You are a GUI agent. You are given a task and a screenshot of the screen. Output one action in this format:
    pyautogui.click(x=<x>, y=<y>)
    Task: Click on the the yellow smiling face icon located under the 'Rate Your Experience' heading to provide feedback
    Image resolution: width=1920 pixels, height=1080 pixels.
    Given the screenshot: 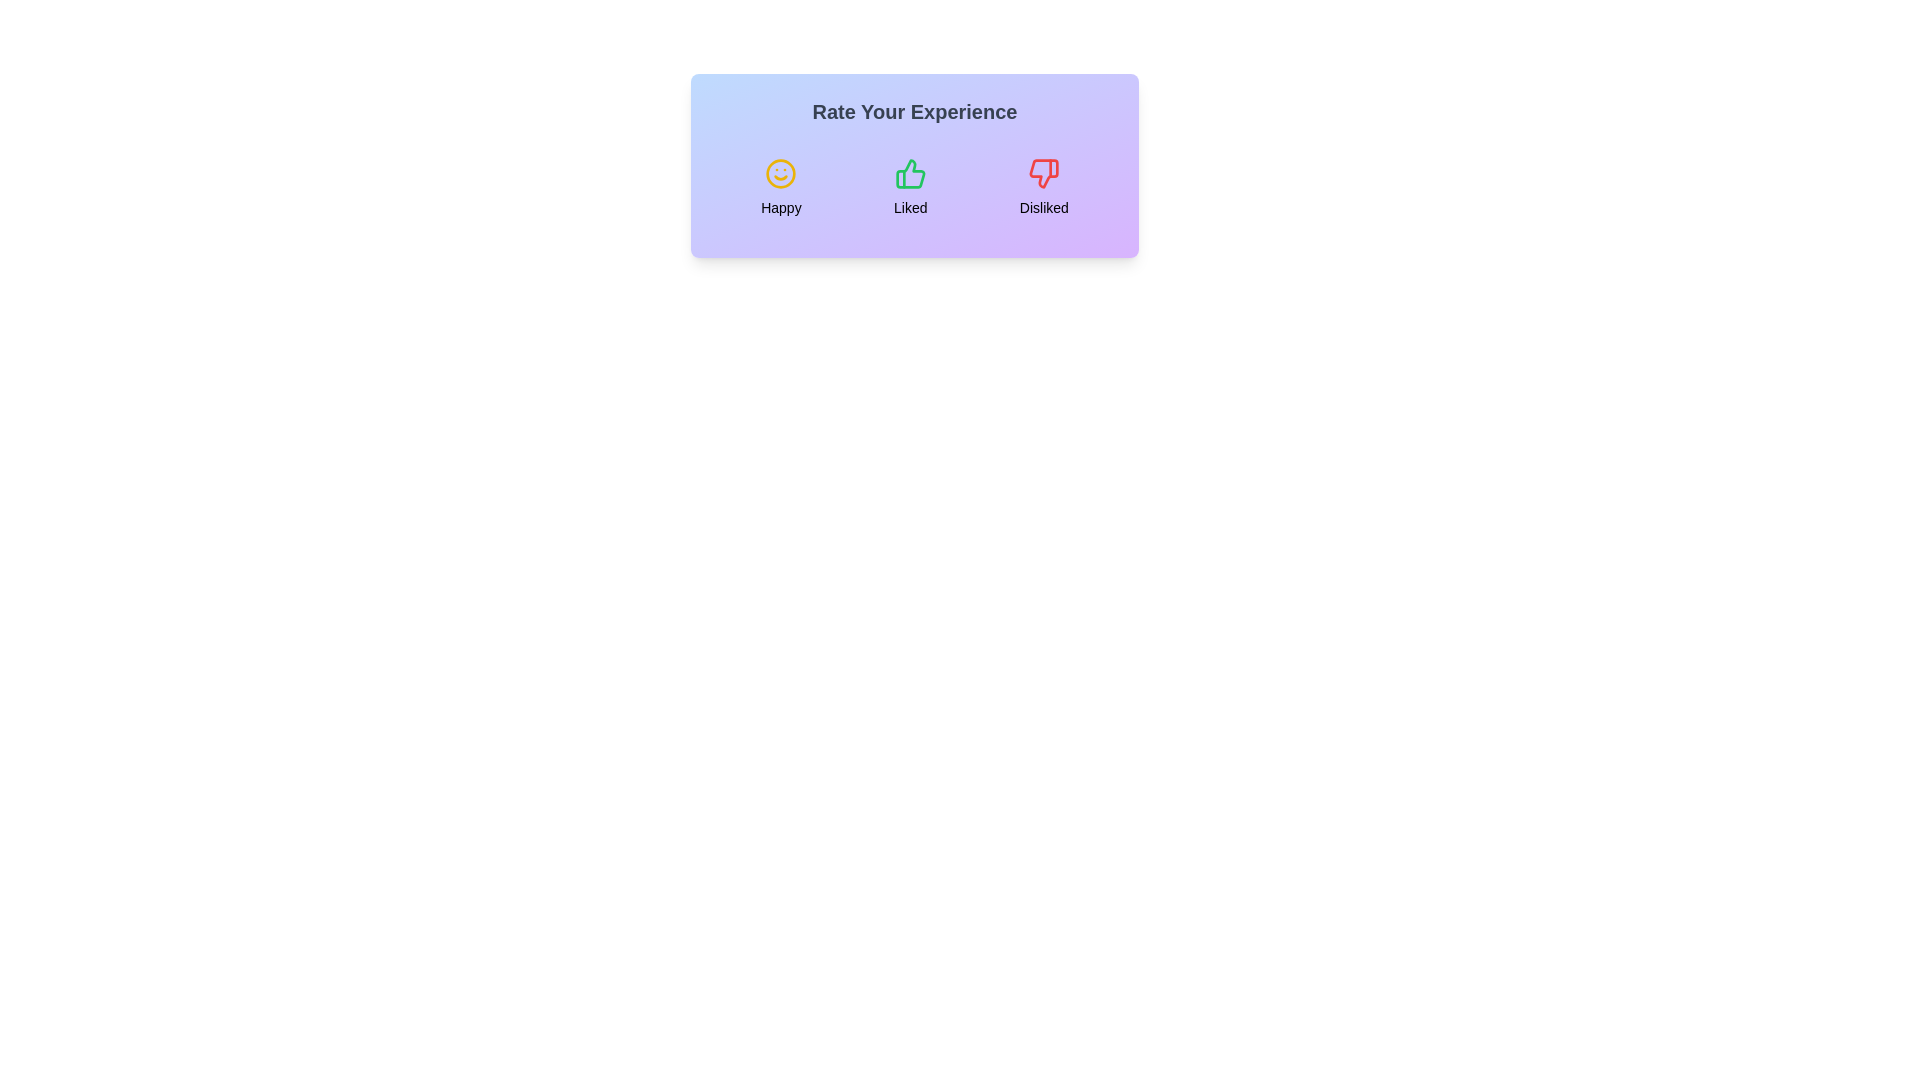 What is the action you would take?
    pyautogui.click(x=780, y=172)
    